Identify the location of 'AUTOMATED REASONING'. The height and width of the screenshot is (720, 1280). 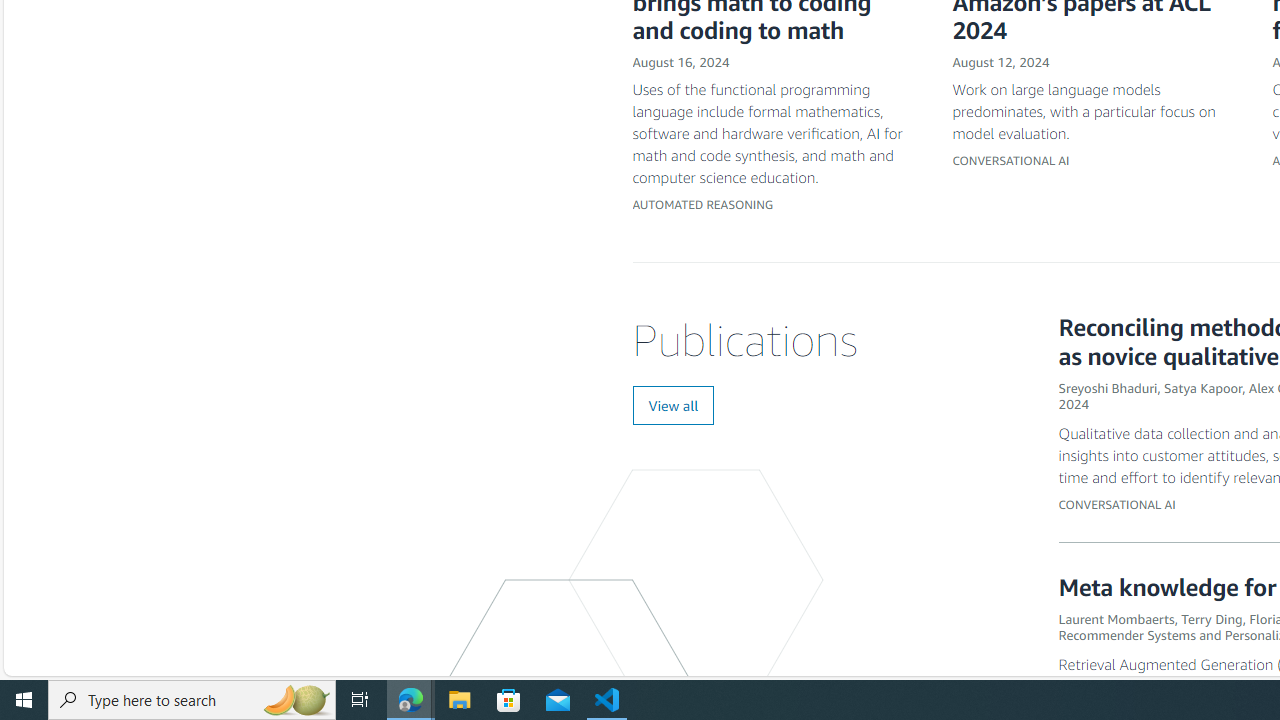
(703, 205).